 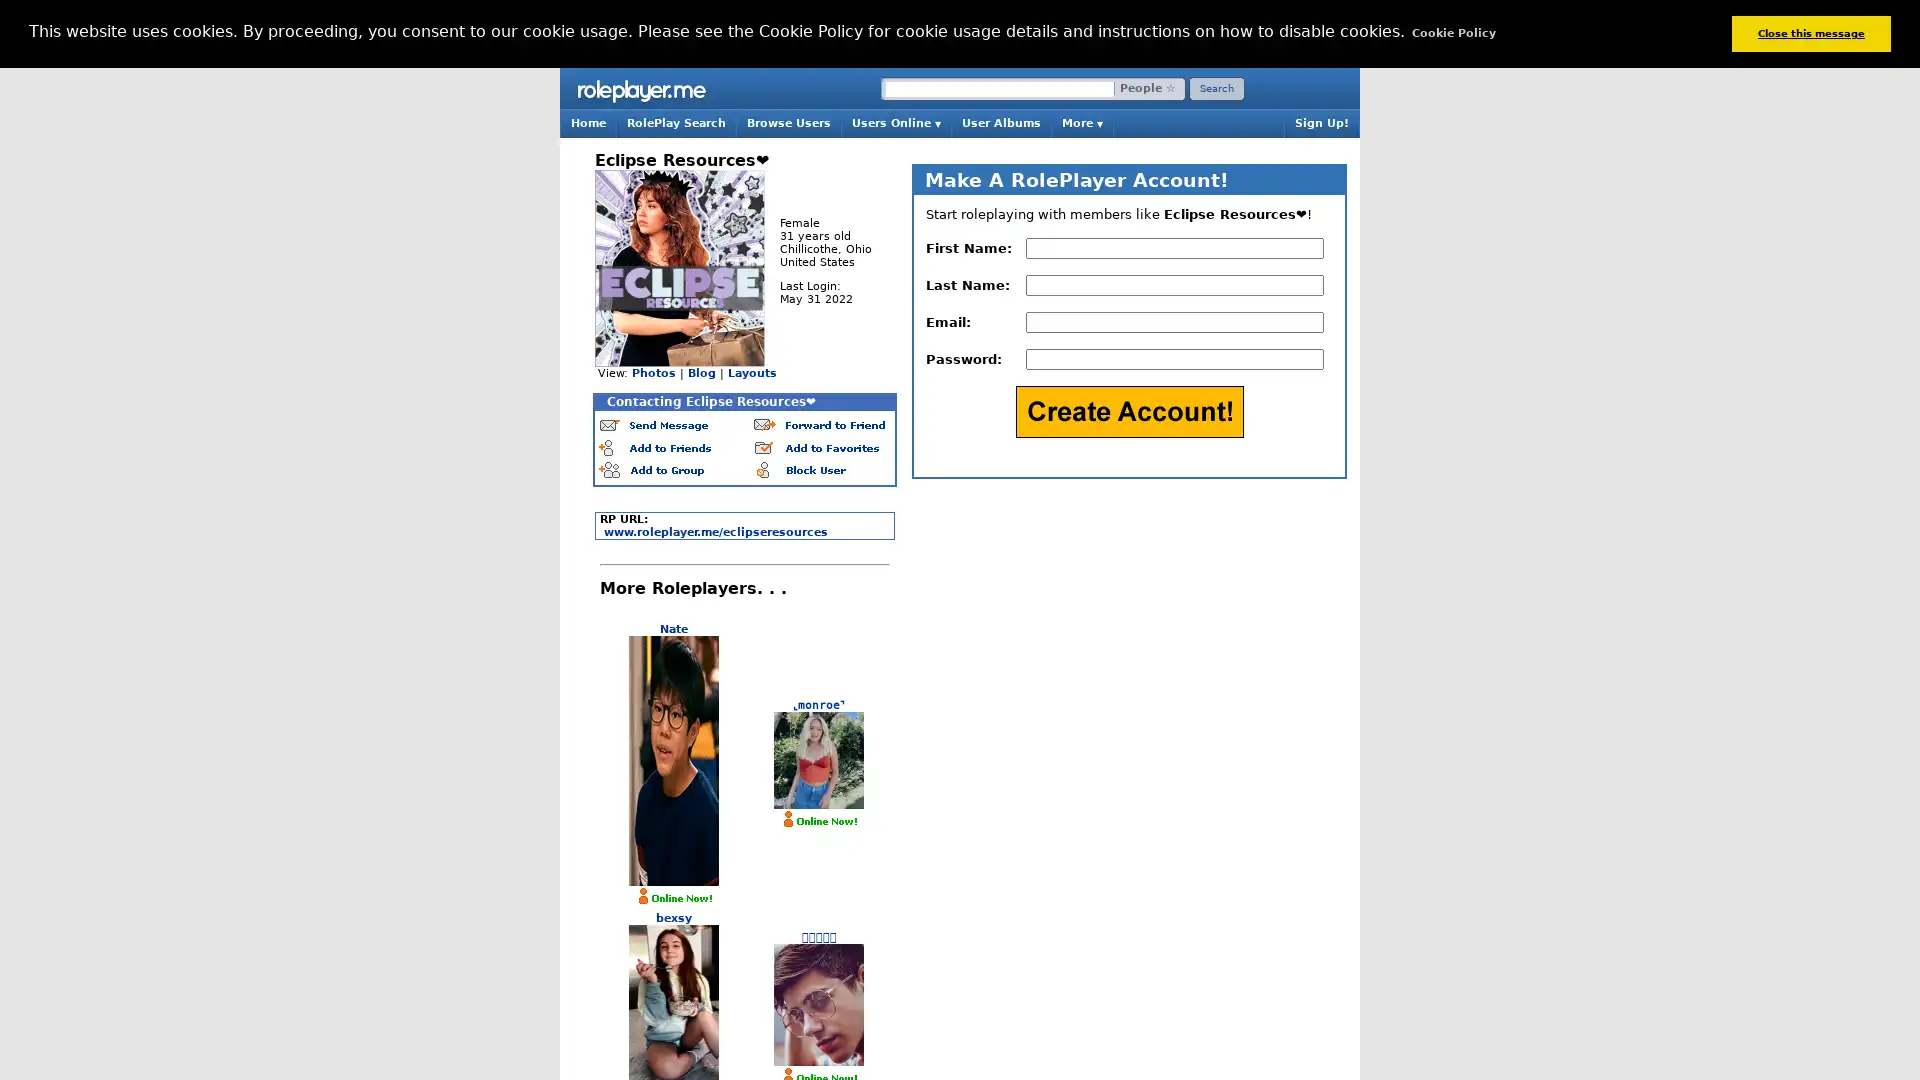 I want to click on dismiss cookie message, so click(x=1810, y=33).